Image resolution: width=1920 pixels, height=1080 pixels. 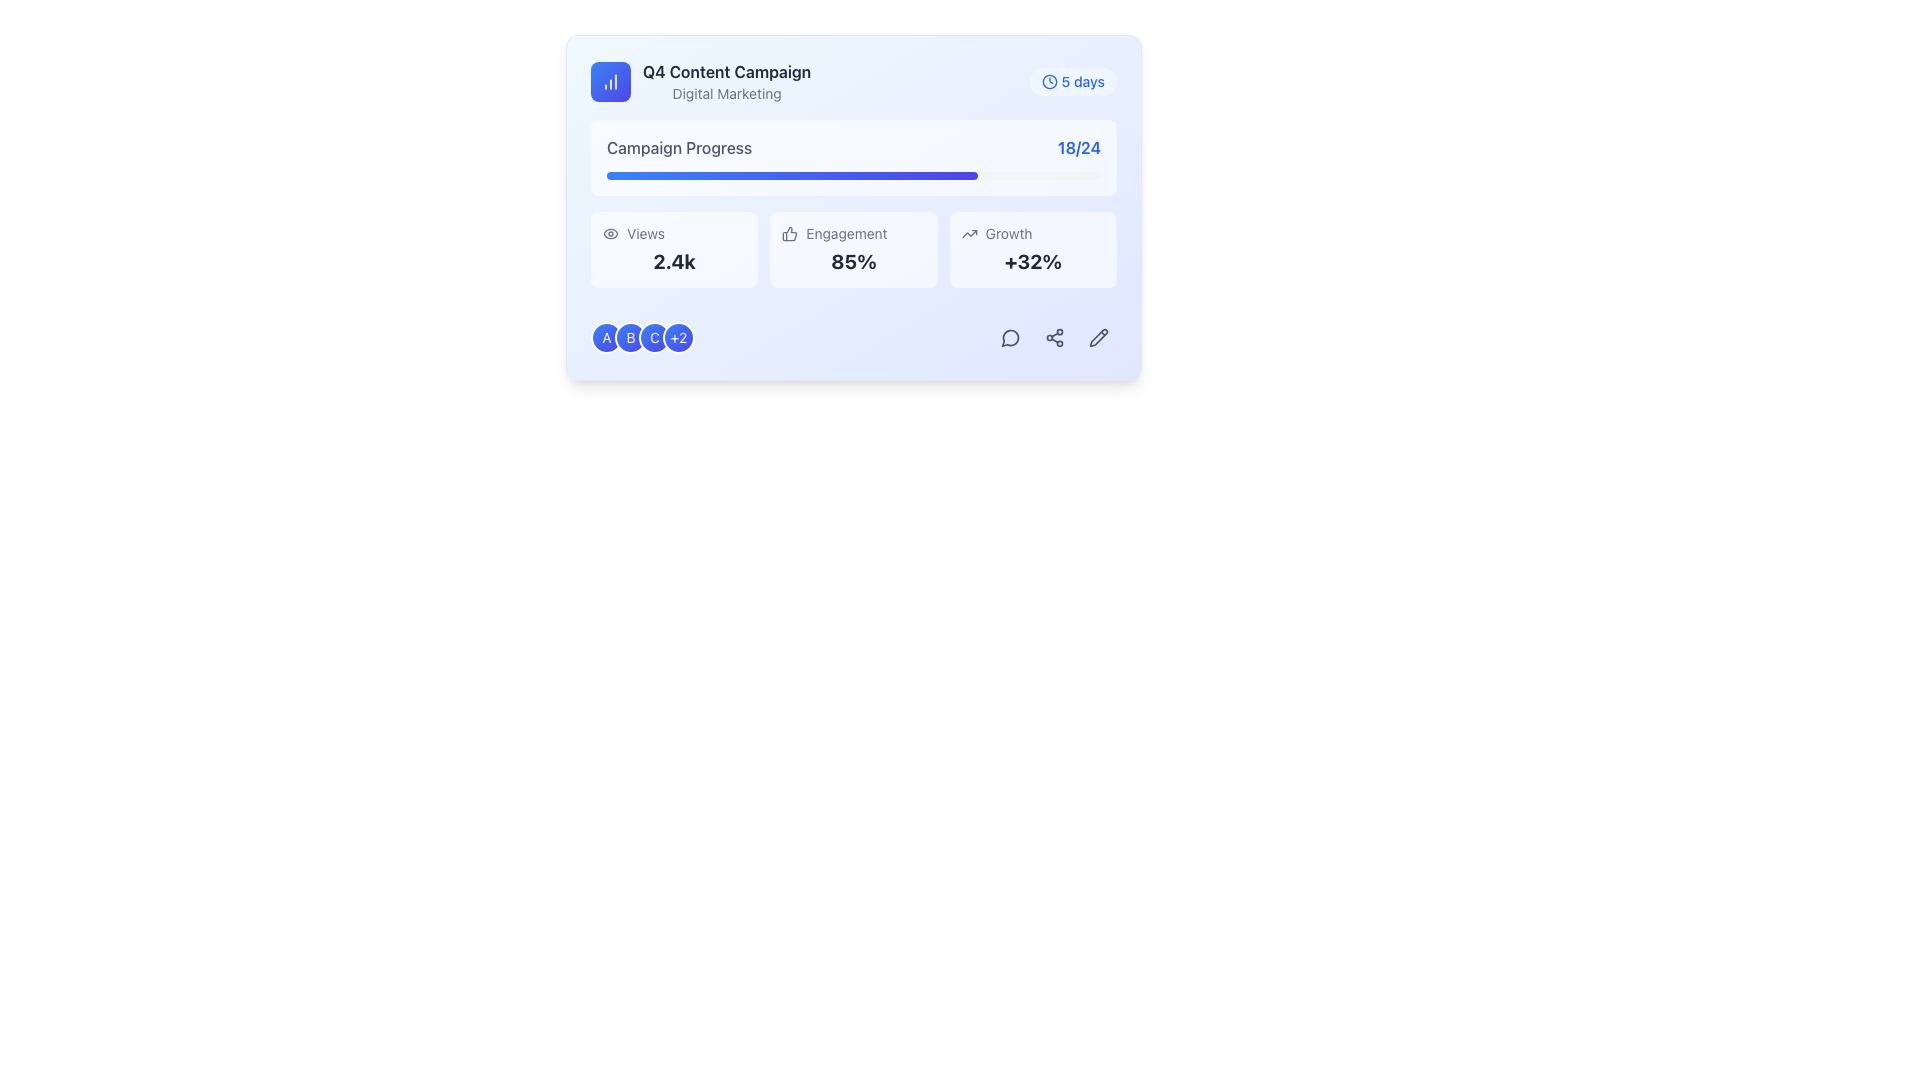 I want to click on the pencil icon button located in the lower-right corner of the card interface, so click(x=1098, y=337).